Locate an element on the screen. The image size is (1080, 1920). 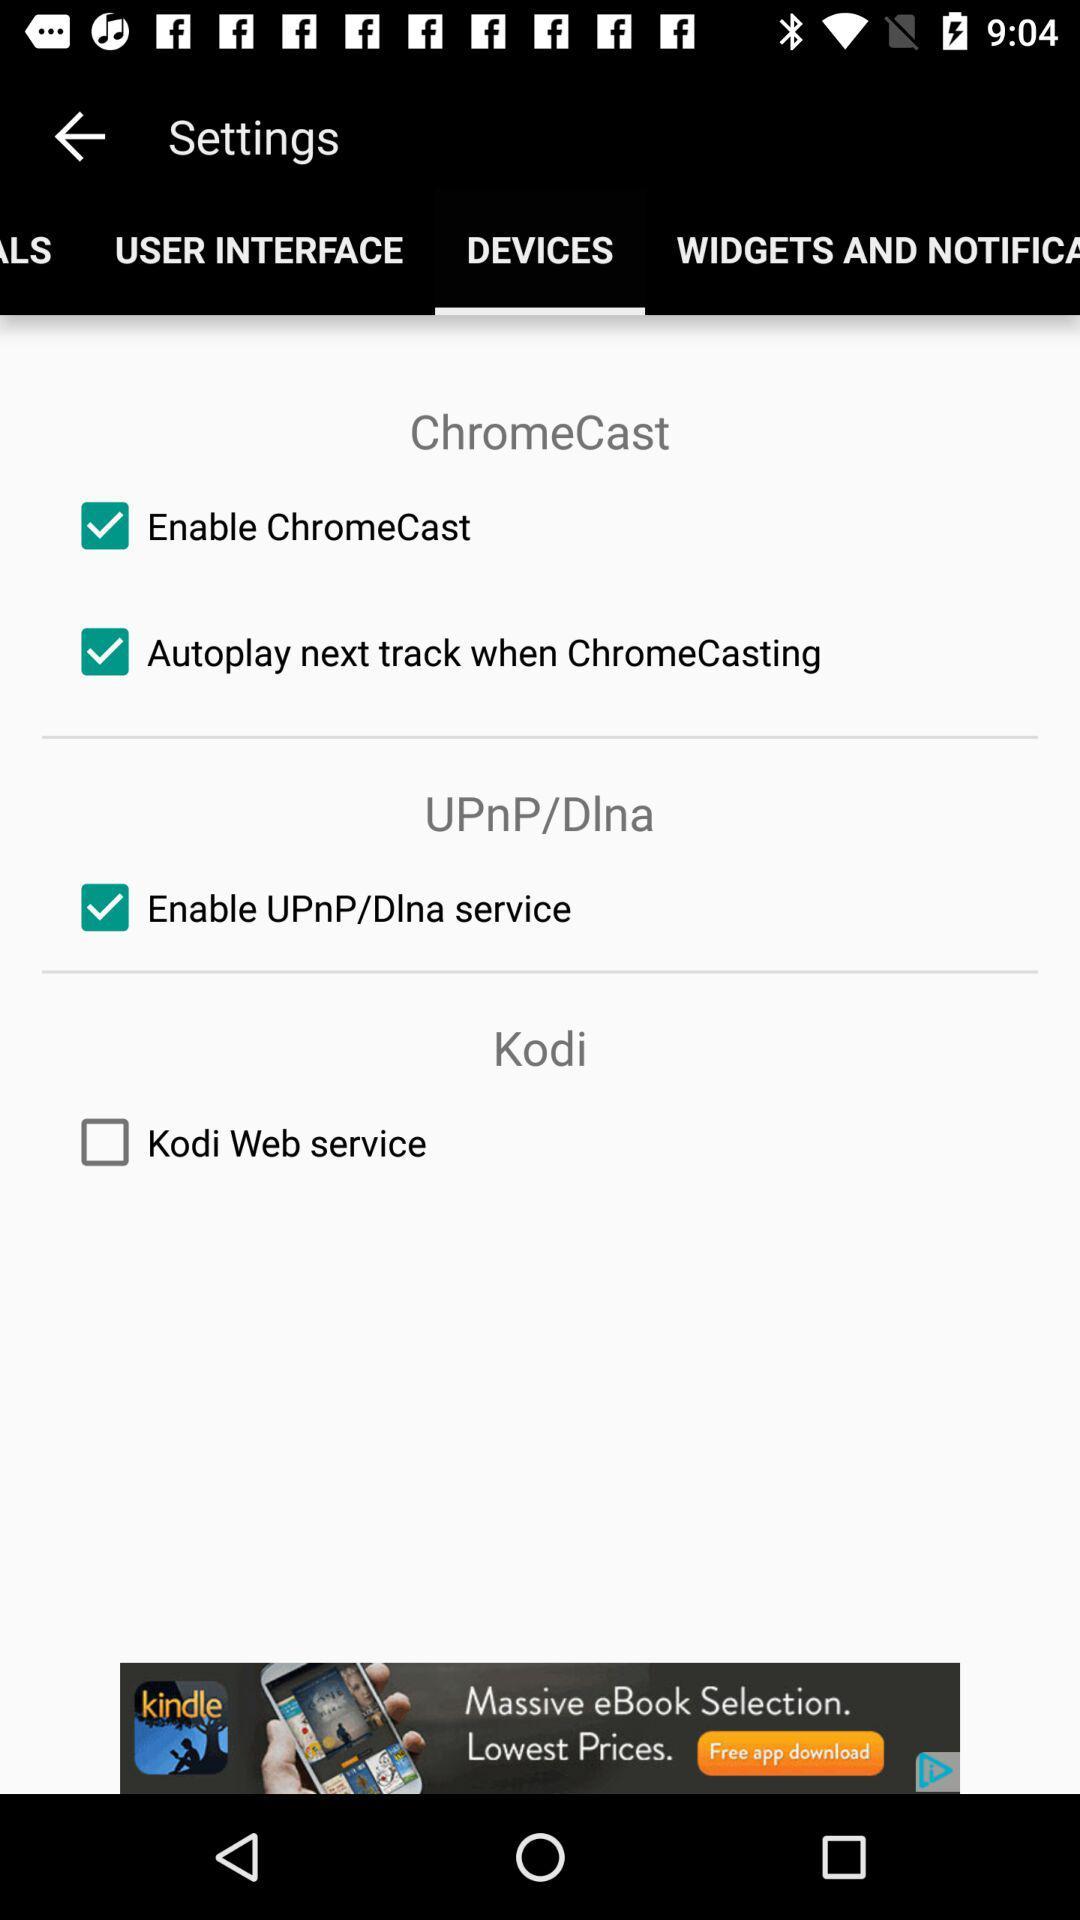
the check box under chromecast is located at coordinates (540, 526).